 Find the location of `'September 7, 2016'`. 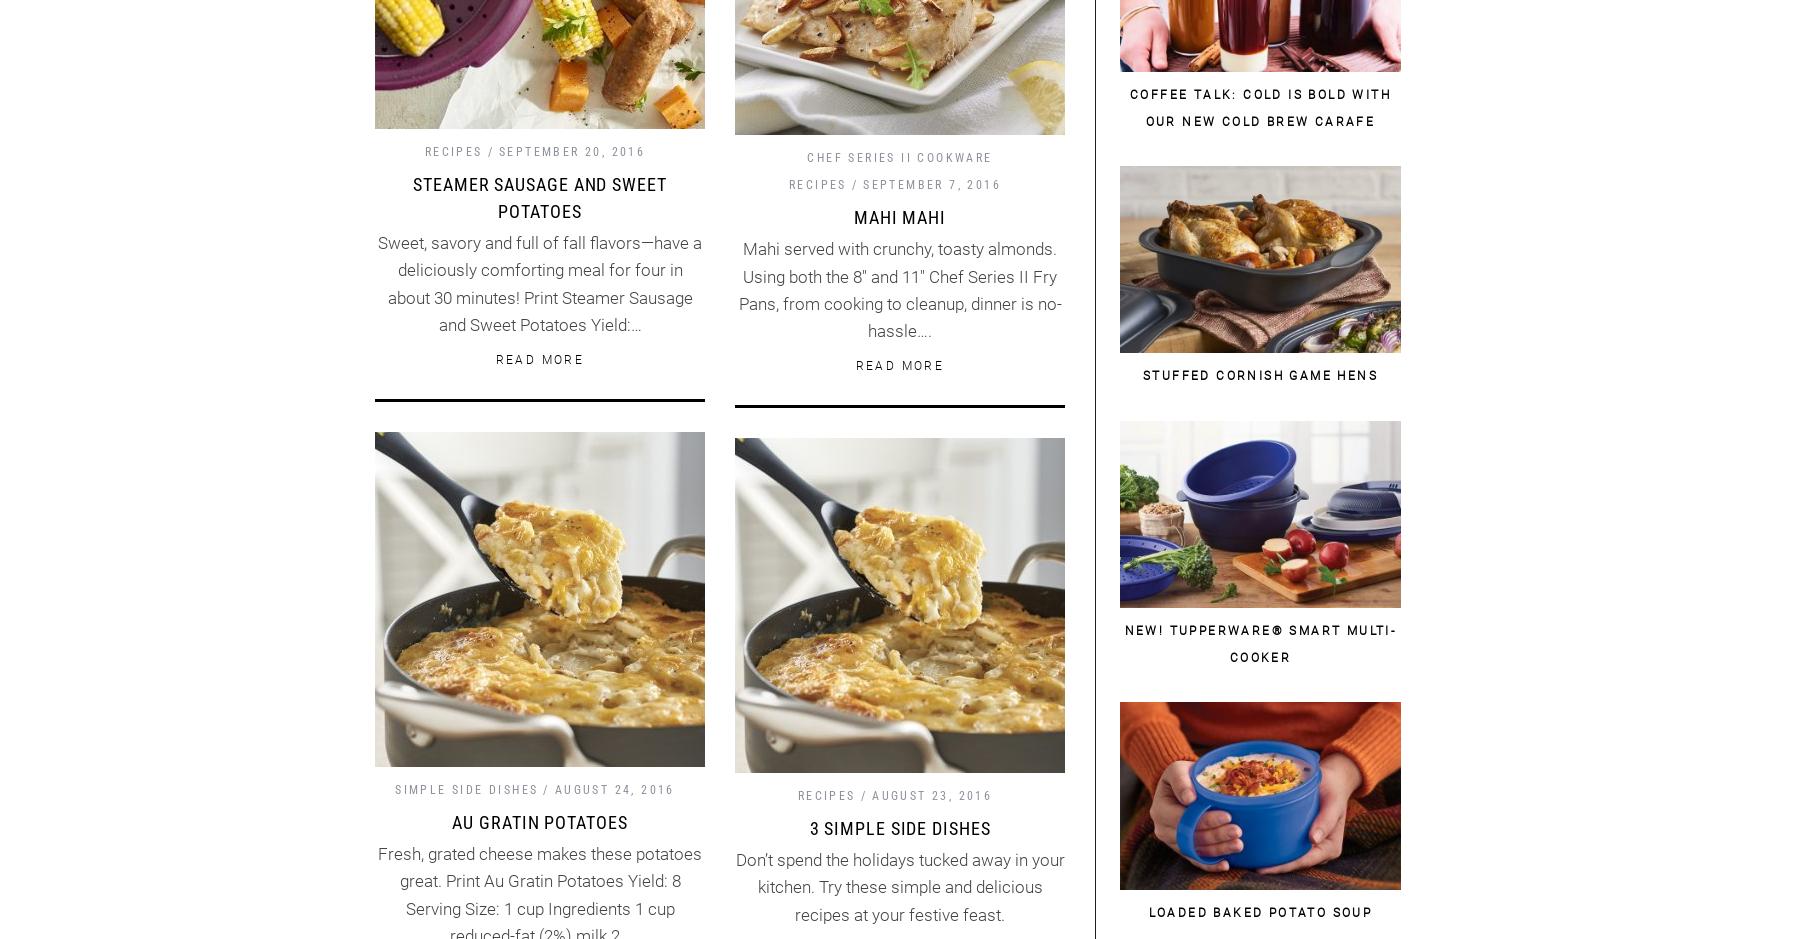

'September 7, 2016' is located at coordinates (862, 183).